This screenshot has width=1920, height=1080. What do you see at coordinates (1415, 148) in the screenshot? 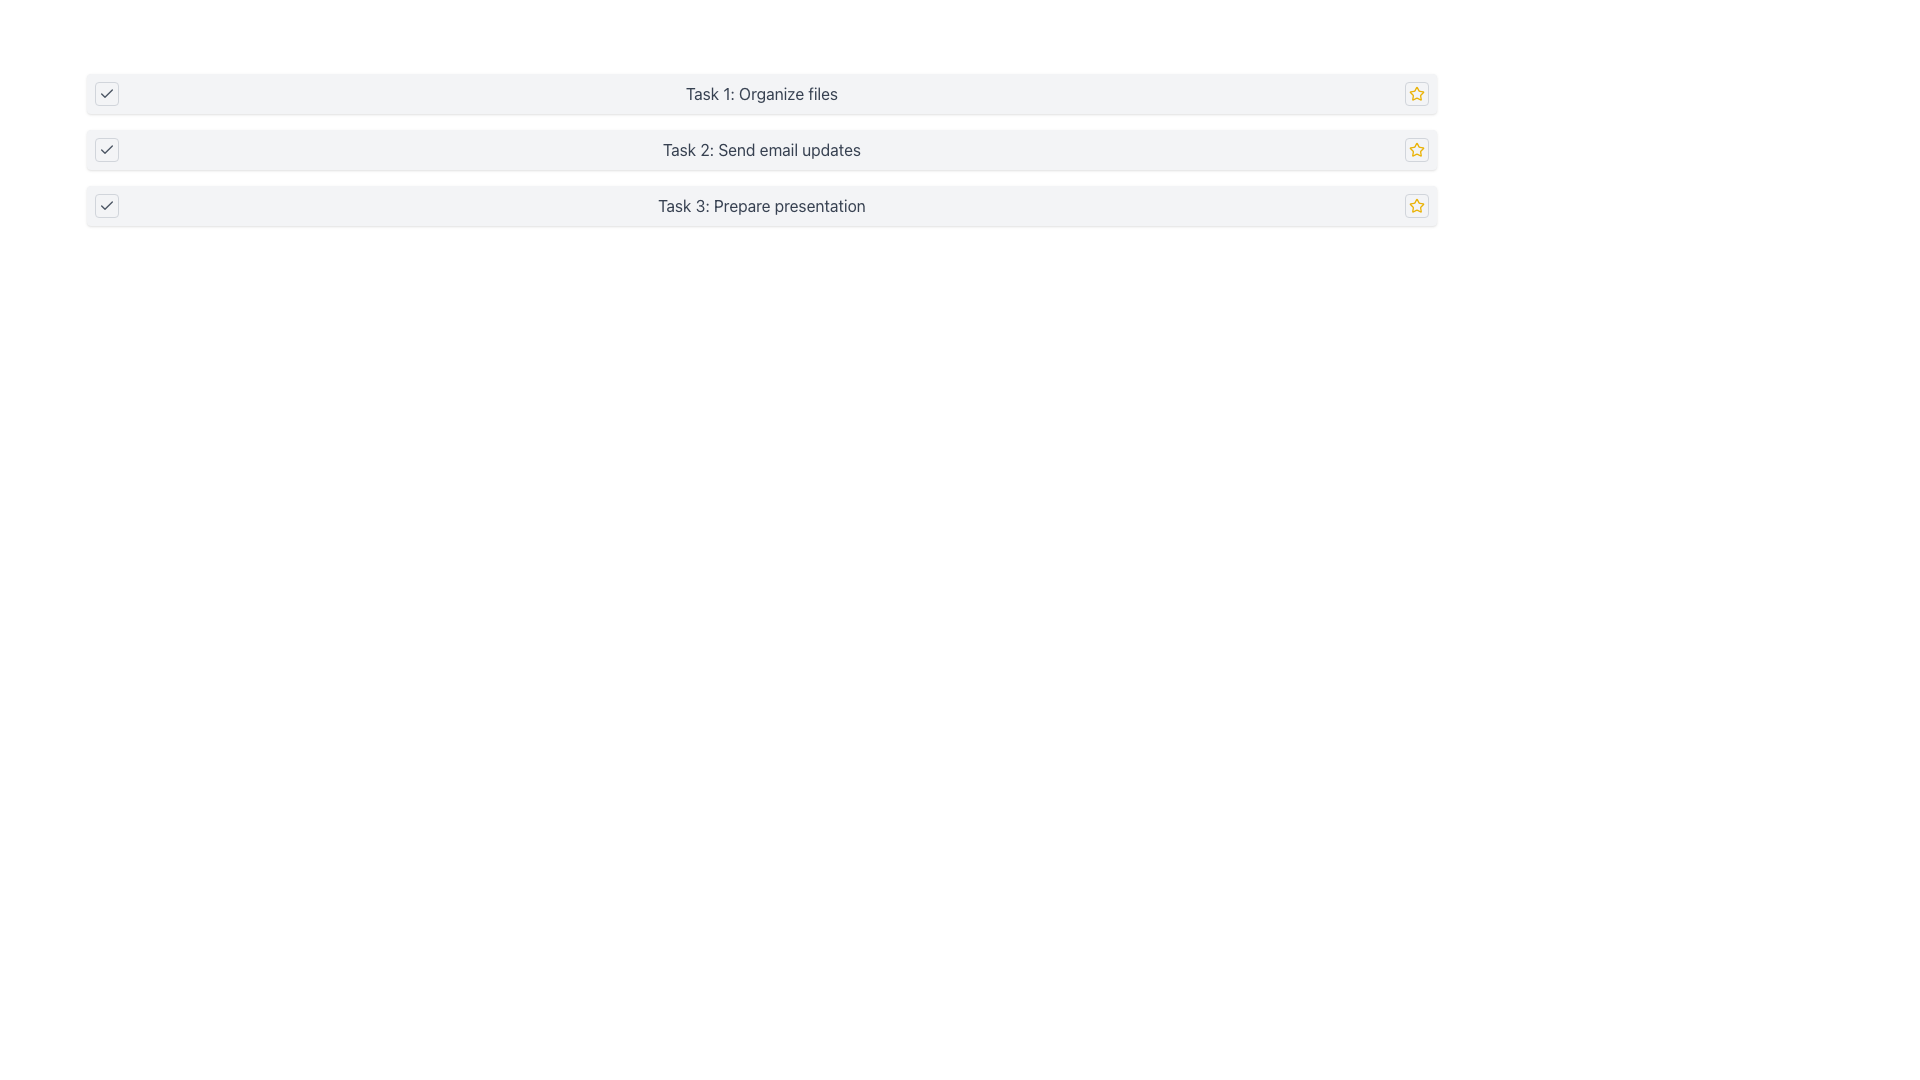
I see `the star-shaped button with a hollow center and yellow color located on the rightmost side of 'Task 3: Prepare presentation'` at bounding box center [1415, 148].